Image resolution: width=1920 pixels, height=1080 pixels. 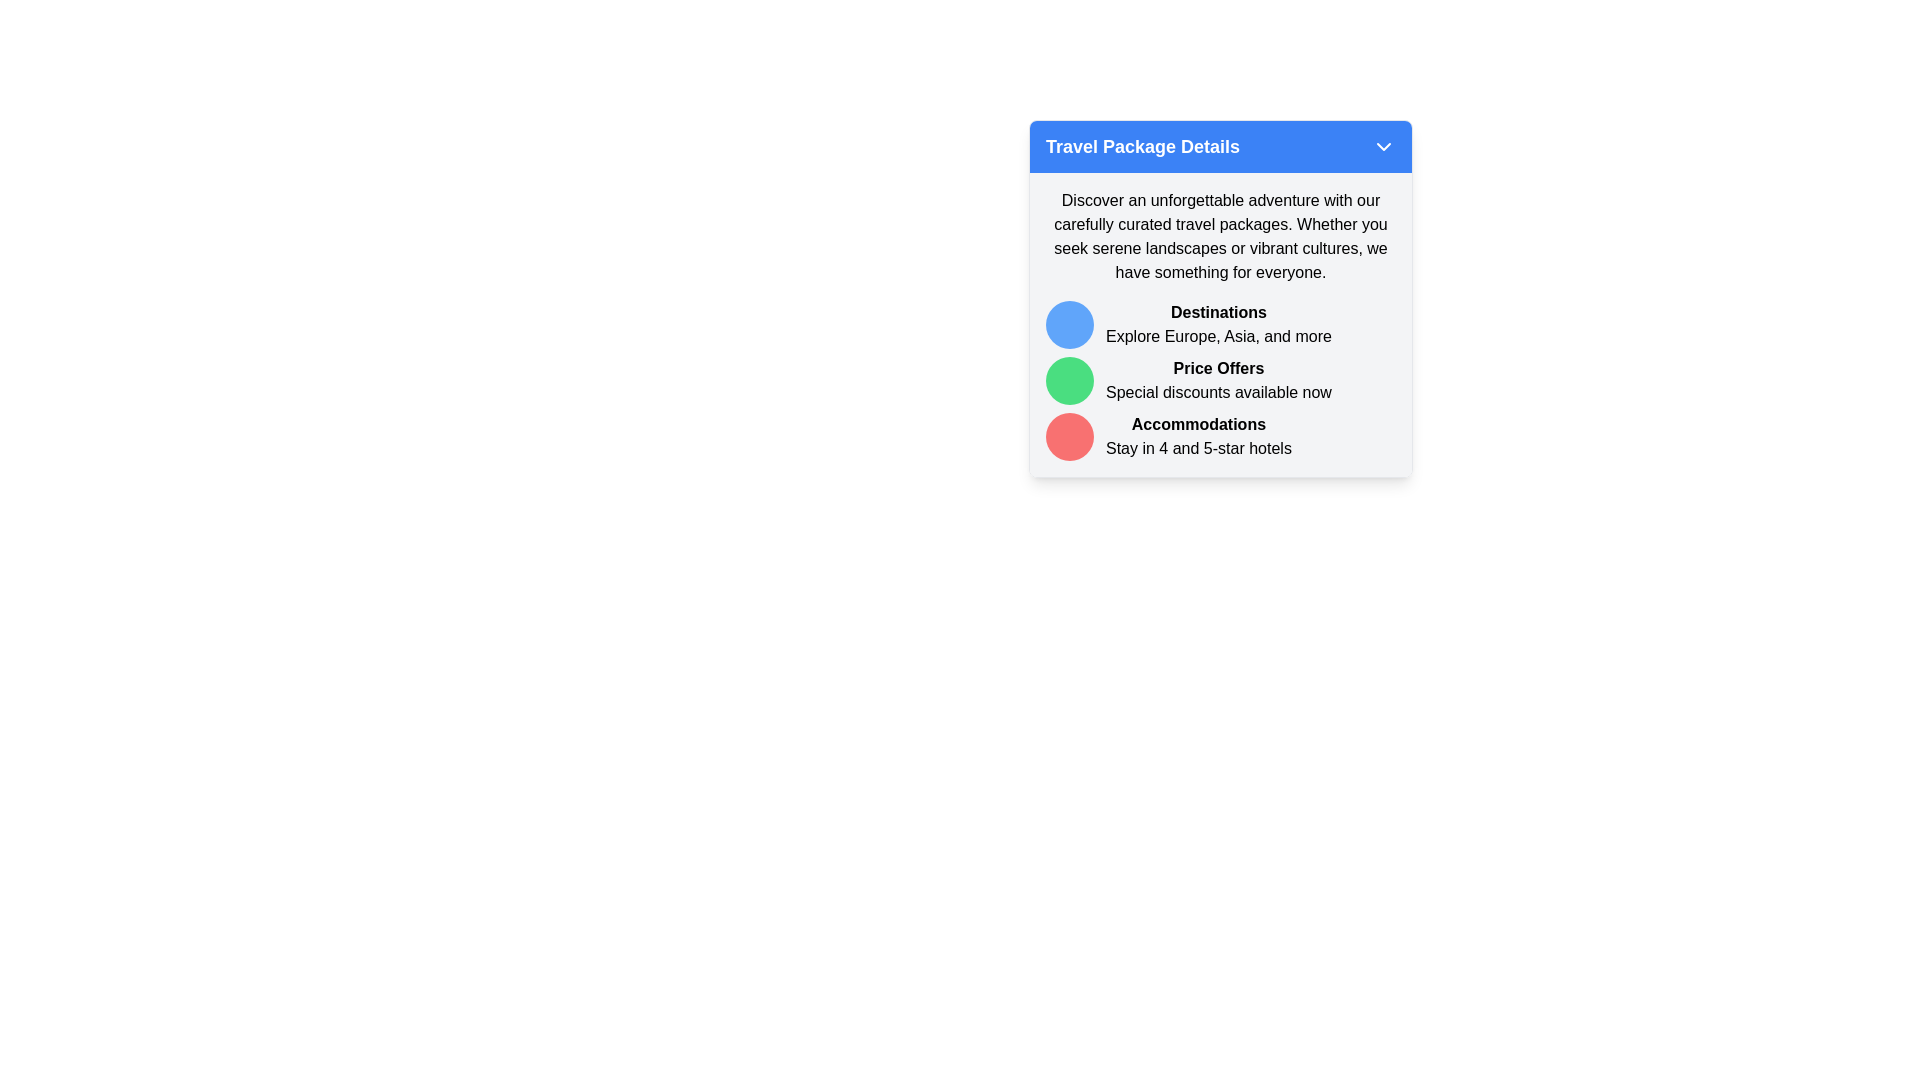 What do you see at coordinates (1199, 423) in the screenshot?
I see `text label that serves as a header for the 'Travel Package Details' section, positioned above the description 'Stay in 4 and 5-star hotels'` at bounding box center [1199, 423].